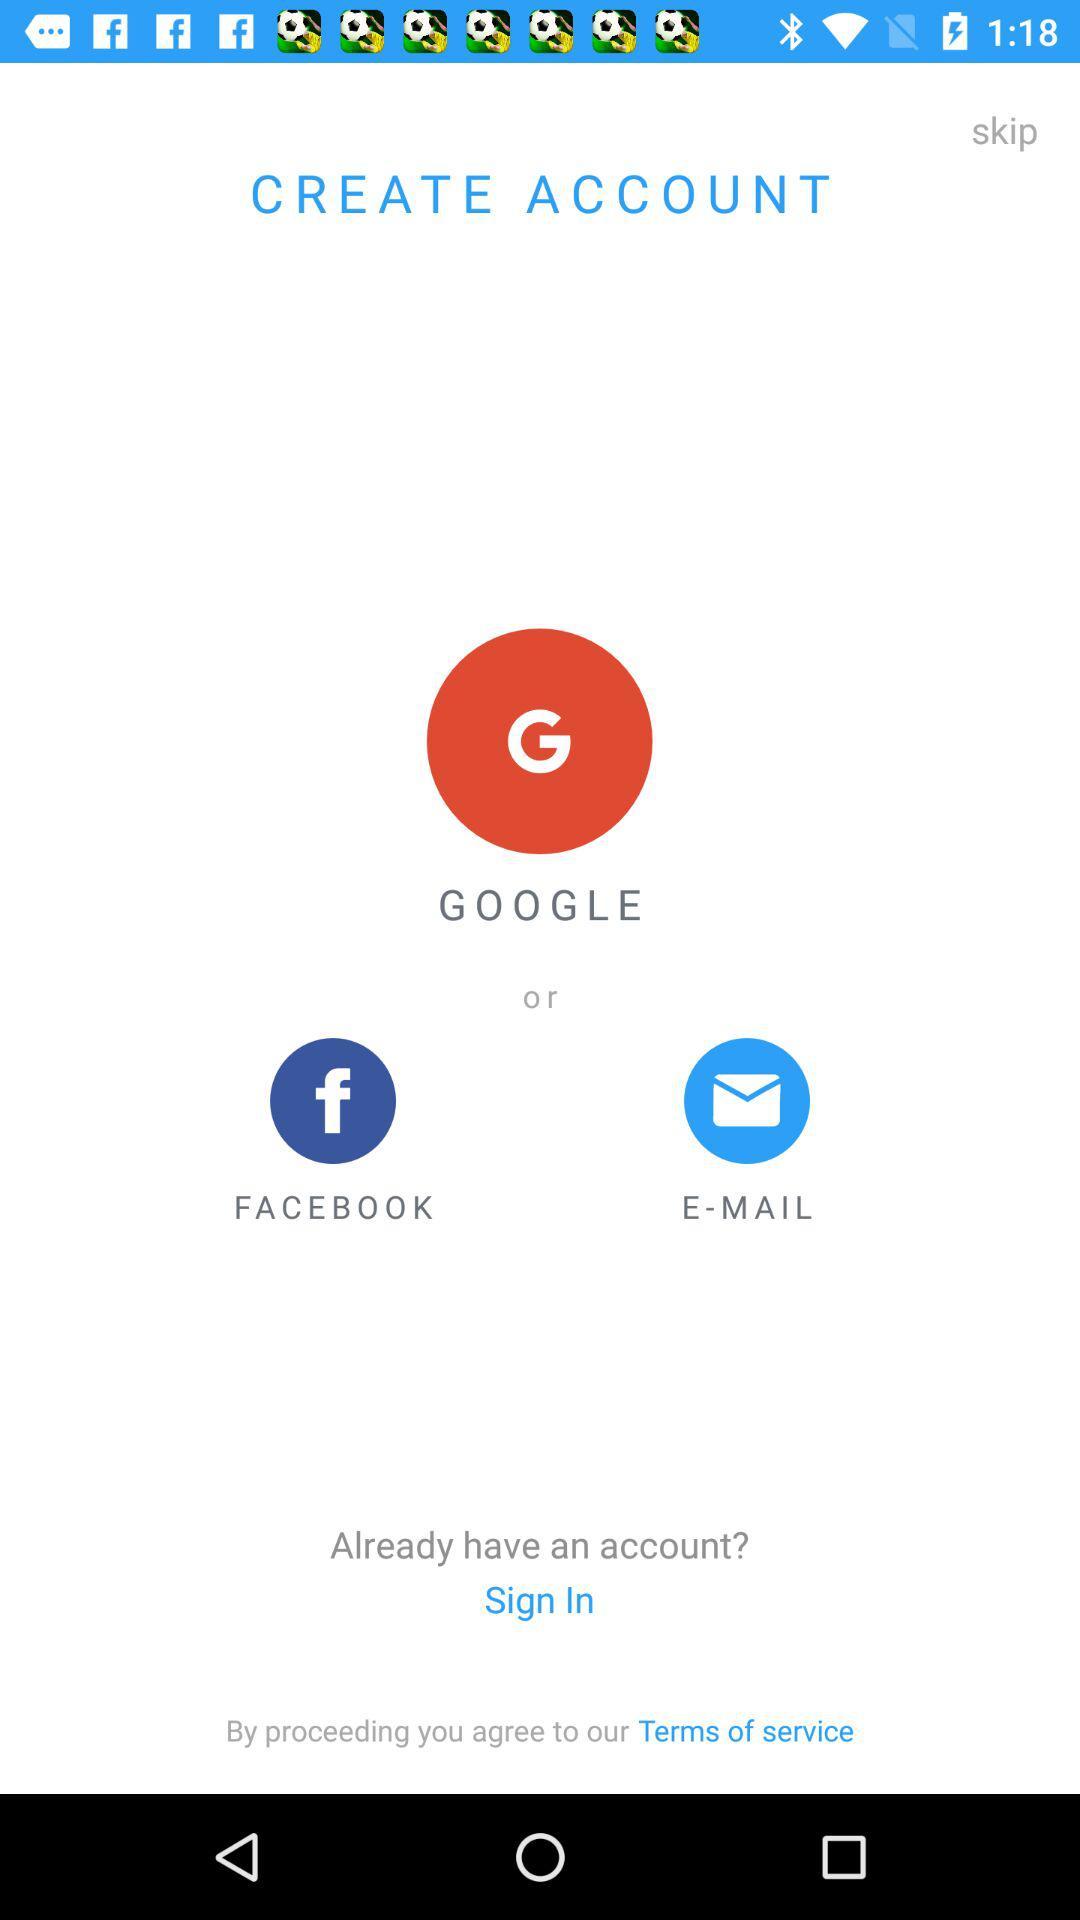  What do you see at coordinates (540, 740) in the screenshot?
I see `icon above google` at bounding box center [540, 740].